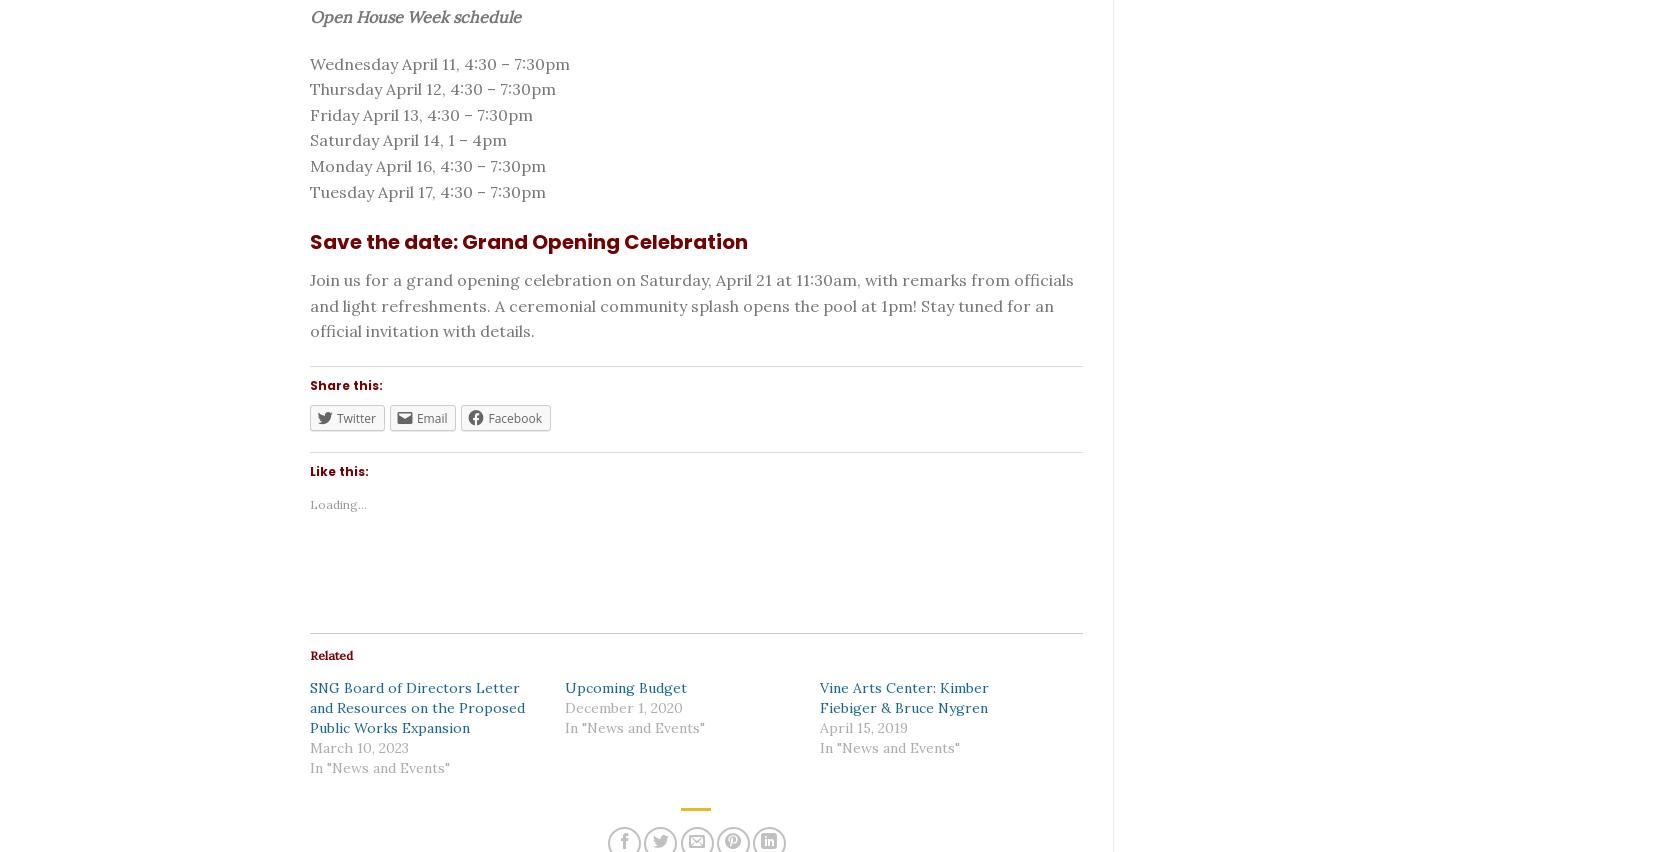 The width and height of the screenshot is (1670, 852). What do you see at coordinates (338, 503) in the screenshot?
I see `'Loading...'` at bounding box center [338, 503].